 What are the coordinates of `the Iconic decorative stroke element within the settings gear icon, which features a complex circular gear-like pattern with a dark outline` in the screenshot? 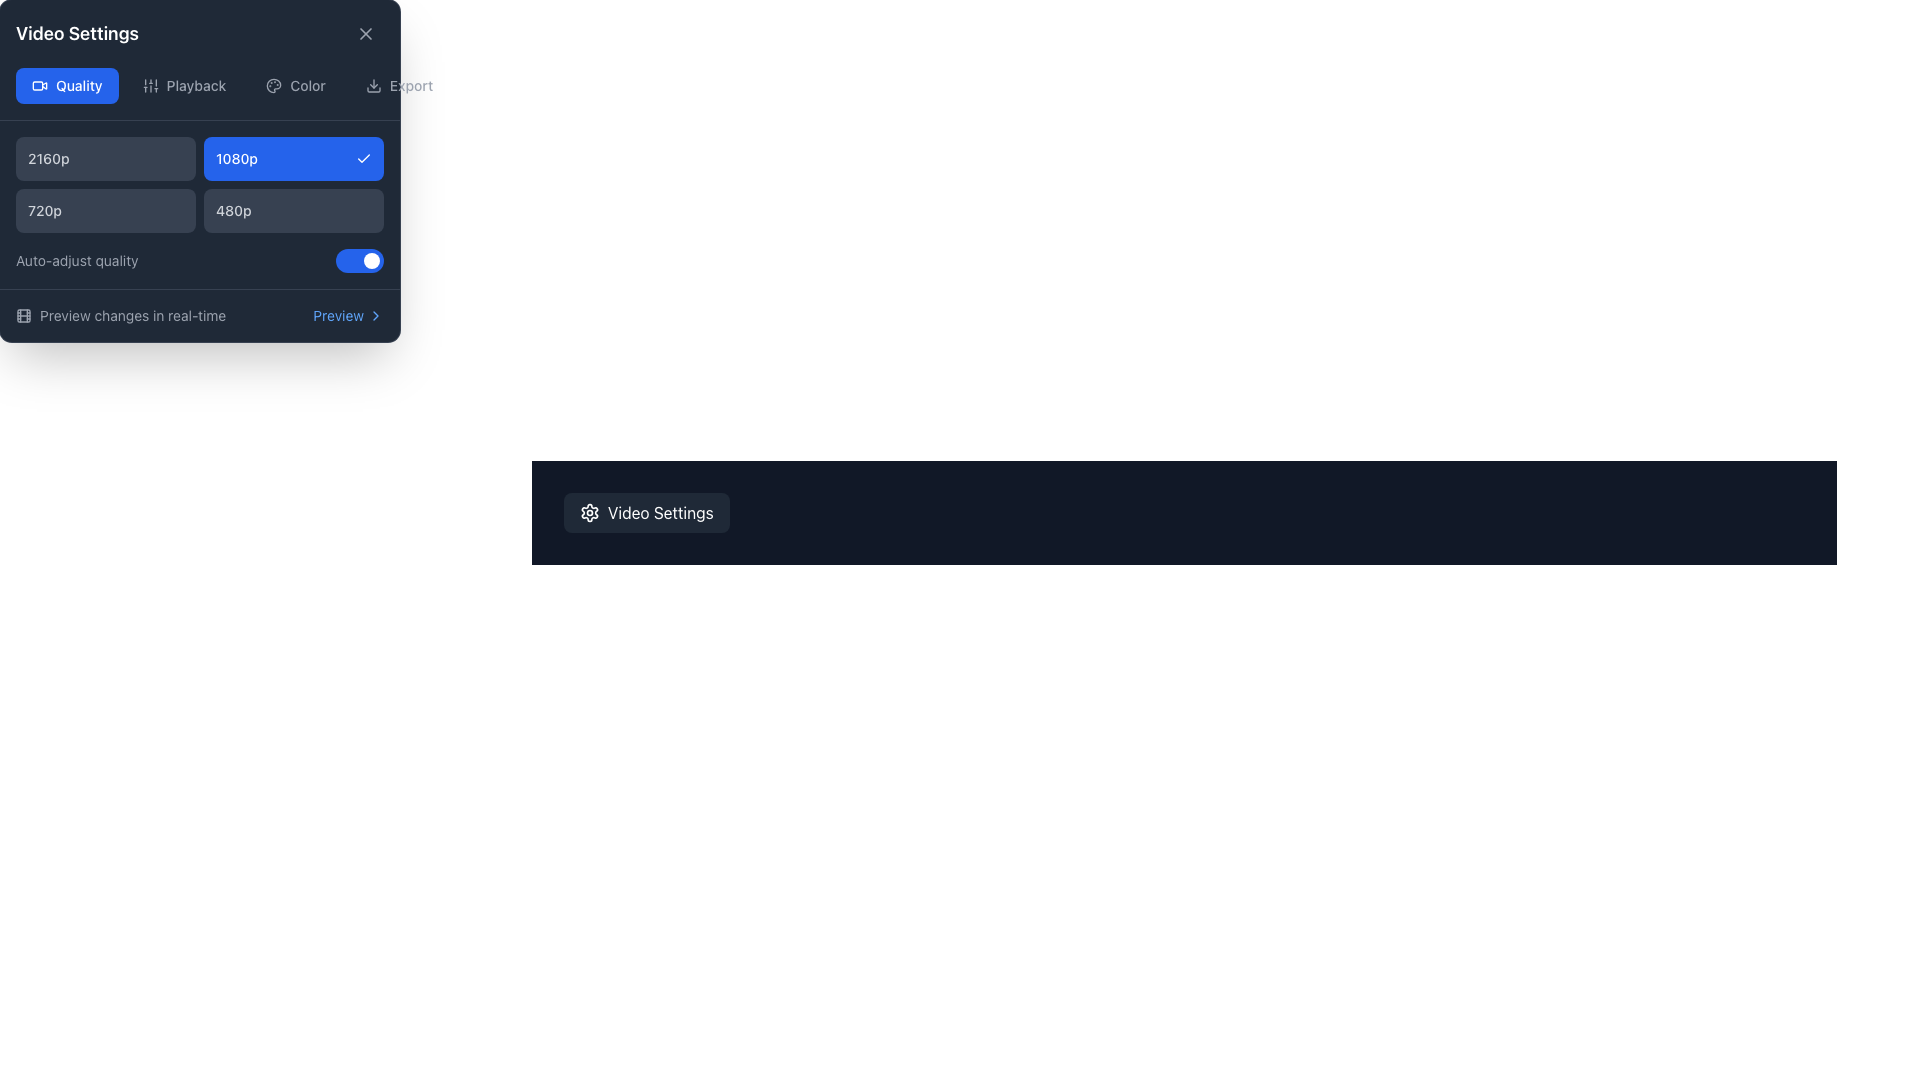 It's located at (589, 511).